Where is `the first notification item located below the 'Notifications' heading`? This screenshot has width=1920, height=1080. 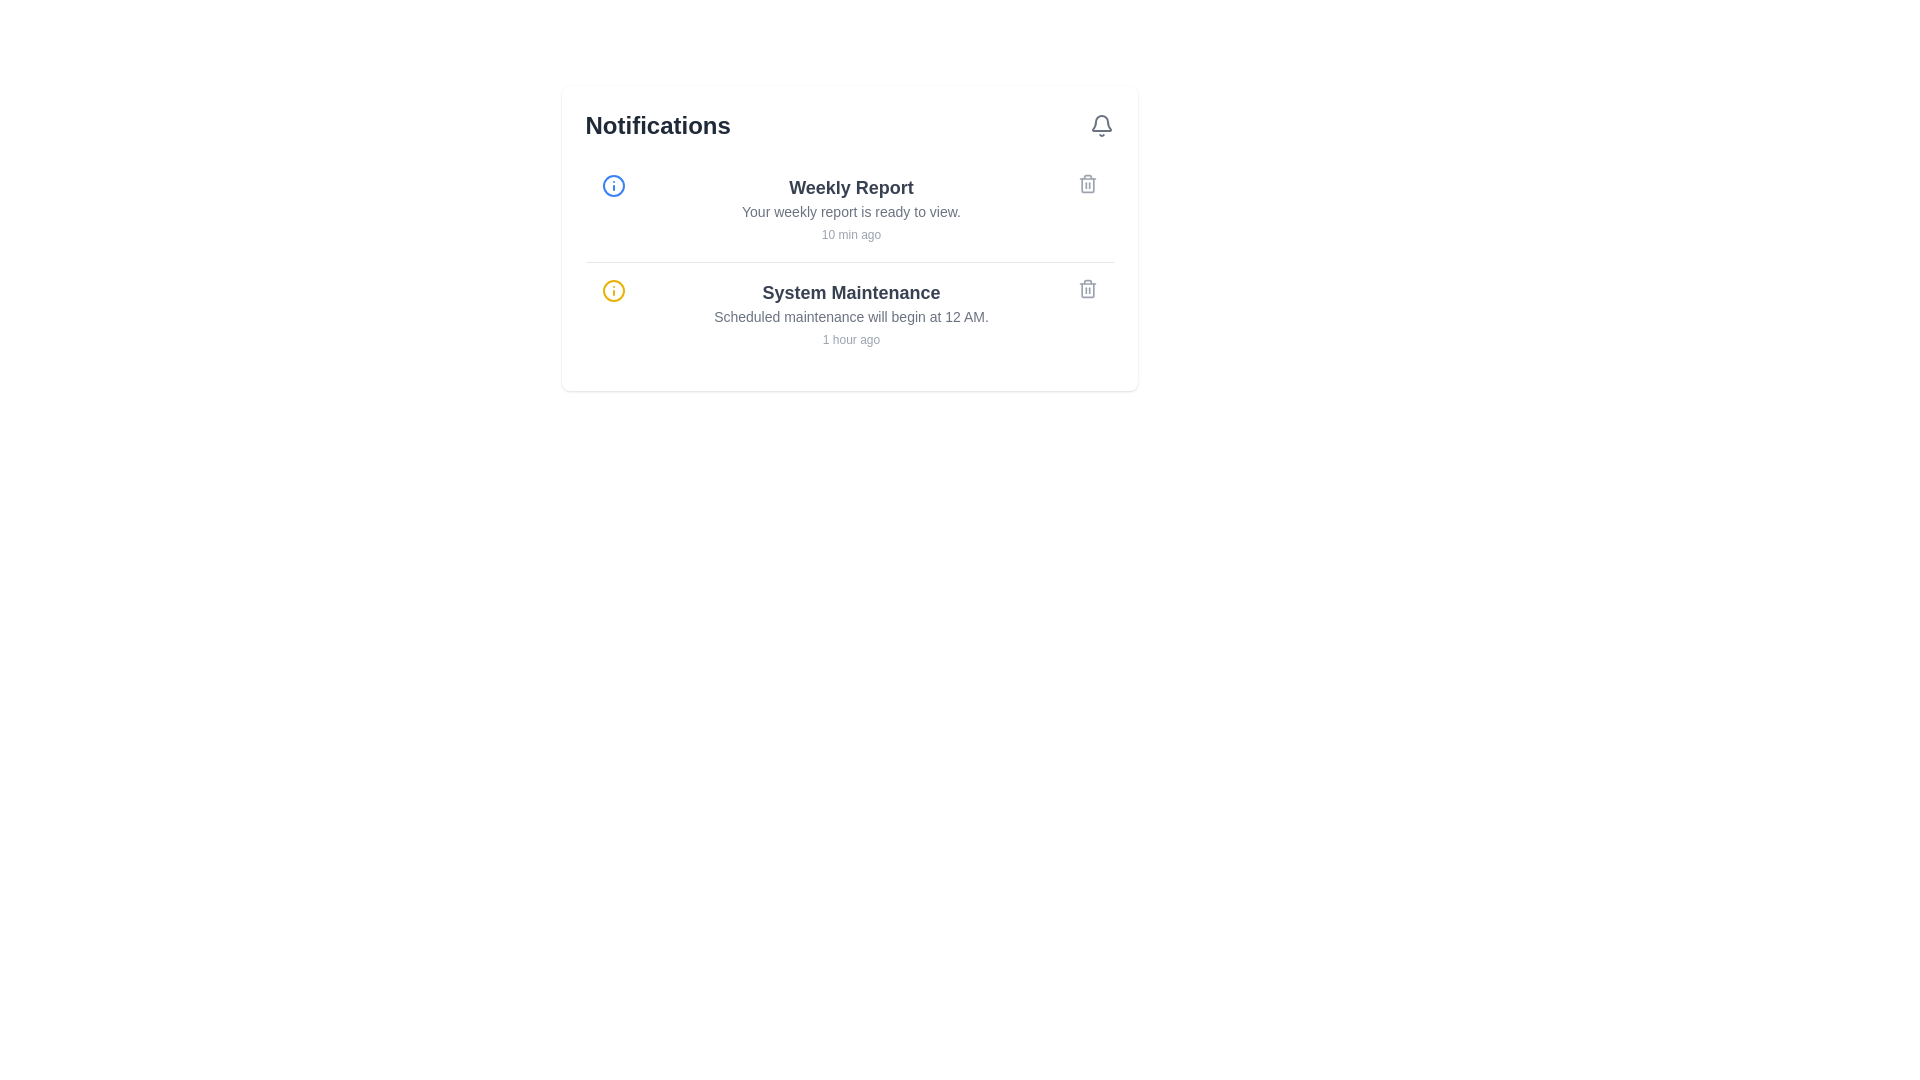
the first notification item located below the 'Notifications' heading is located at coordinates (849, 209).